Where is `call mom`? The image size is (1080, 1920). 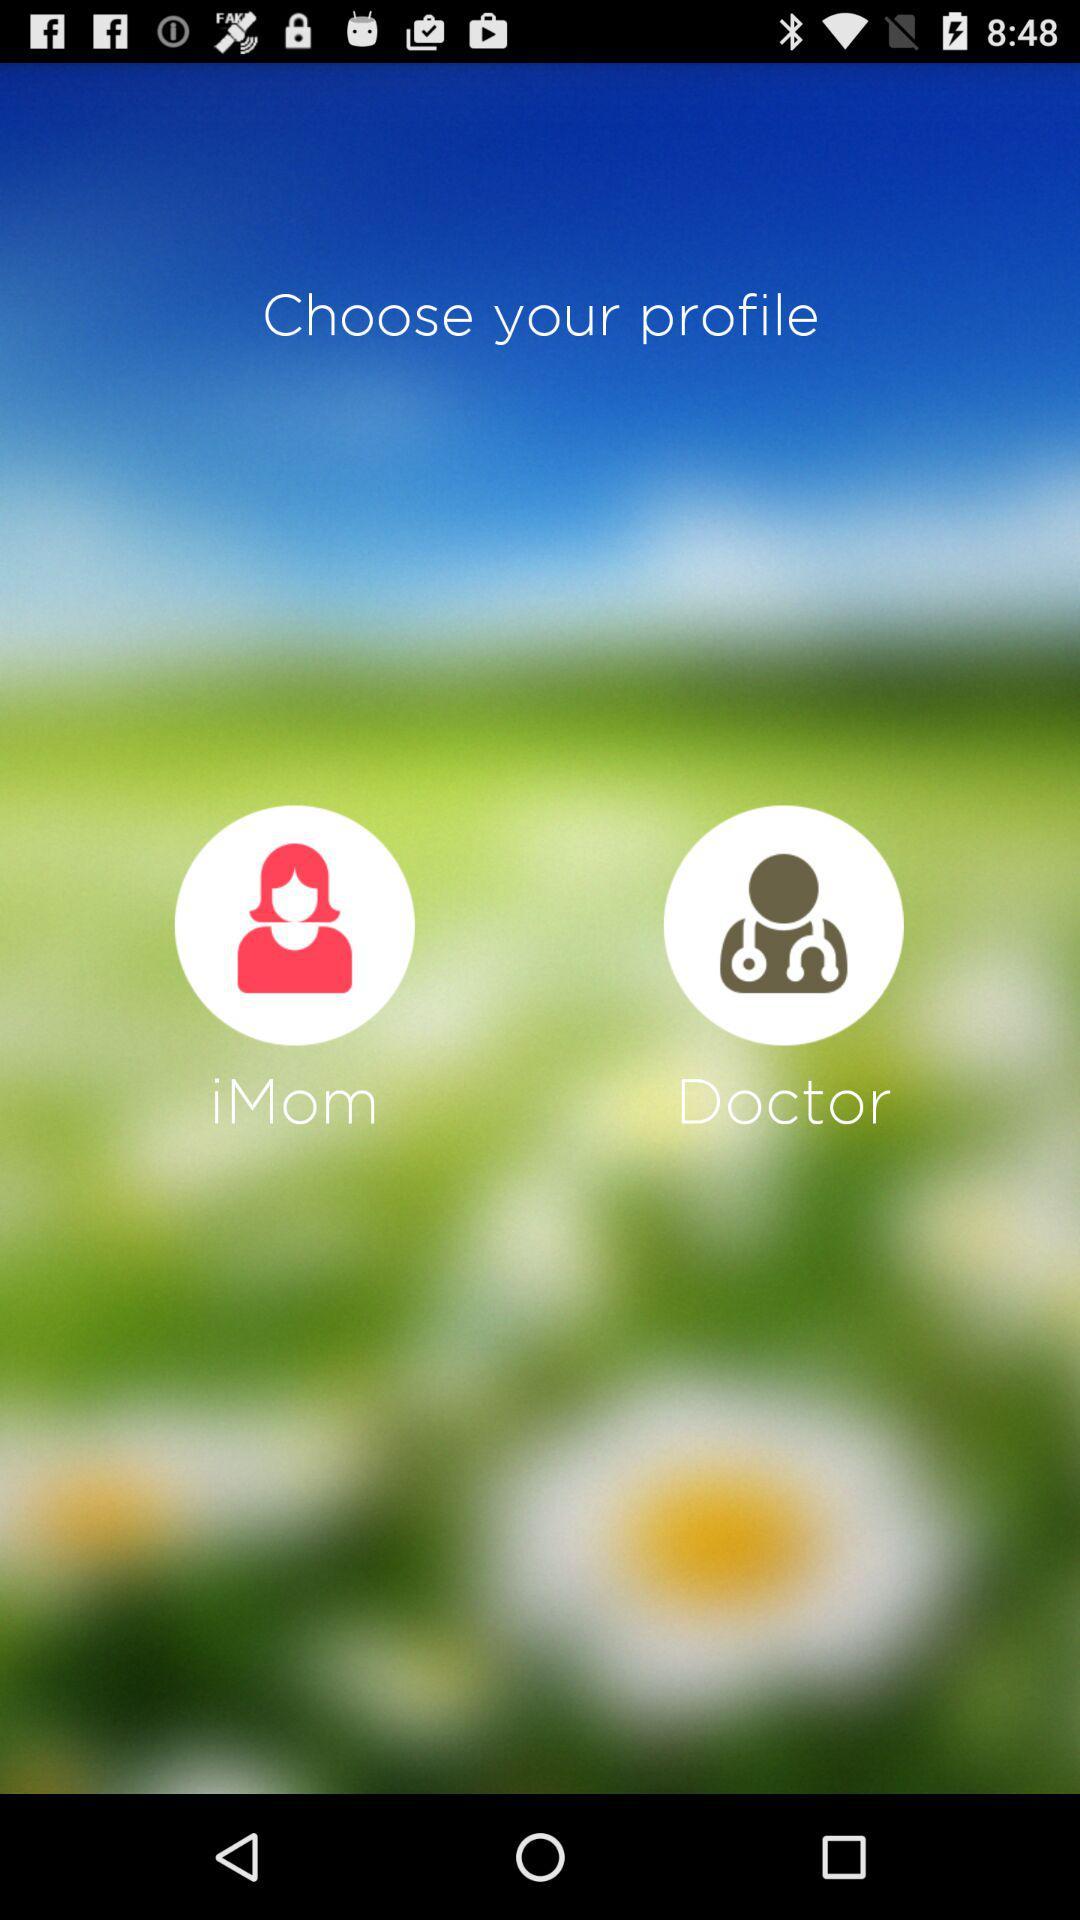 call mom is located at coordinates (294, 924).